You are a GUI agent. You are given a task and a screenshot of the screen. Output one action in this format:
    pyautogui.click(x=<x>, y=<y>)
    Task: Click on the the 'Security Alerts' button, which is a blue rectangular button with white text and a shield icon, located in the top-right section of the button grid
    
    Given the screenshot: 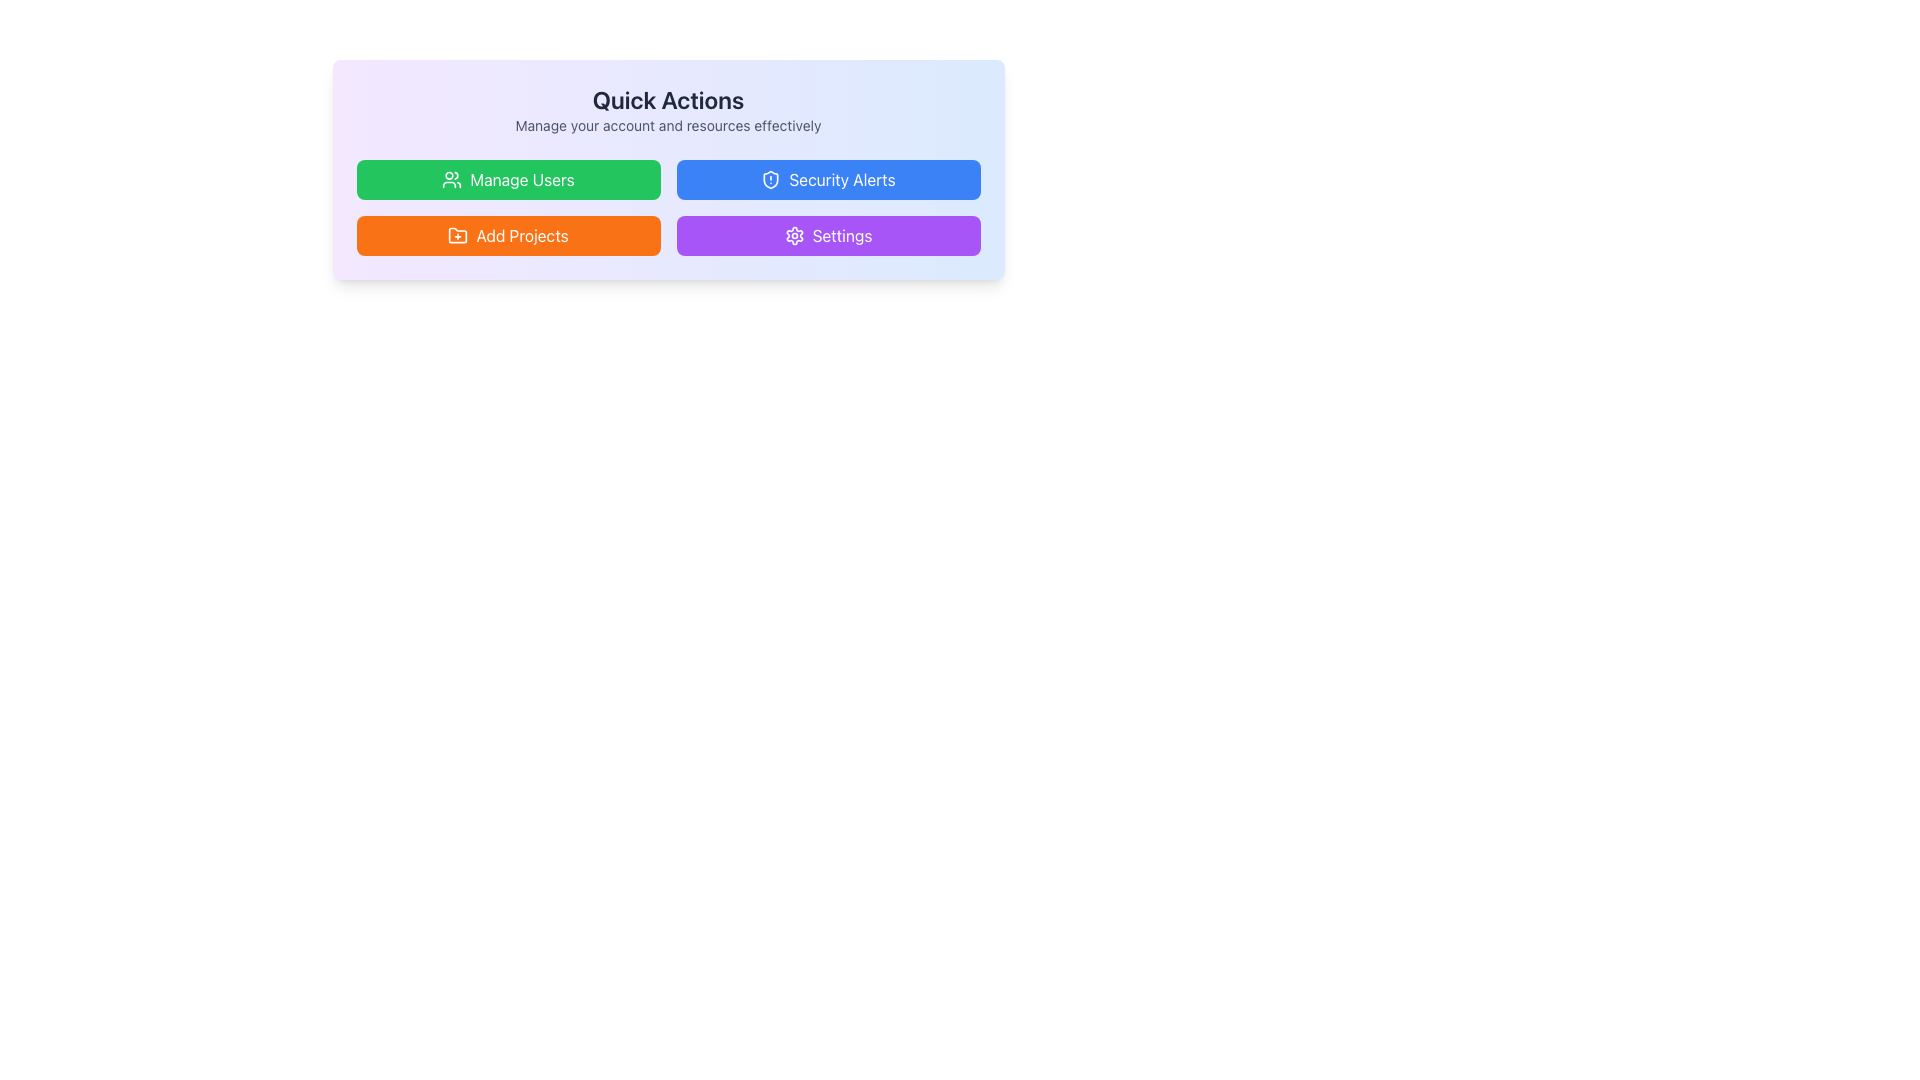 What is the action you would take?
    pyautogui.click(x=828, y=180)
    